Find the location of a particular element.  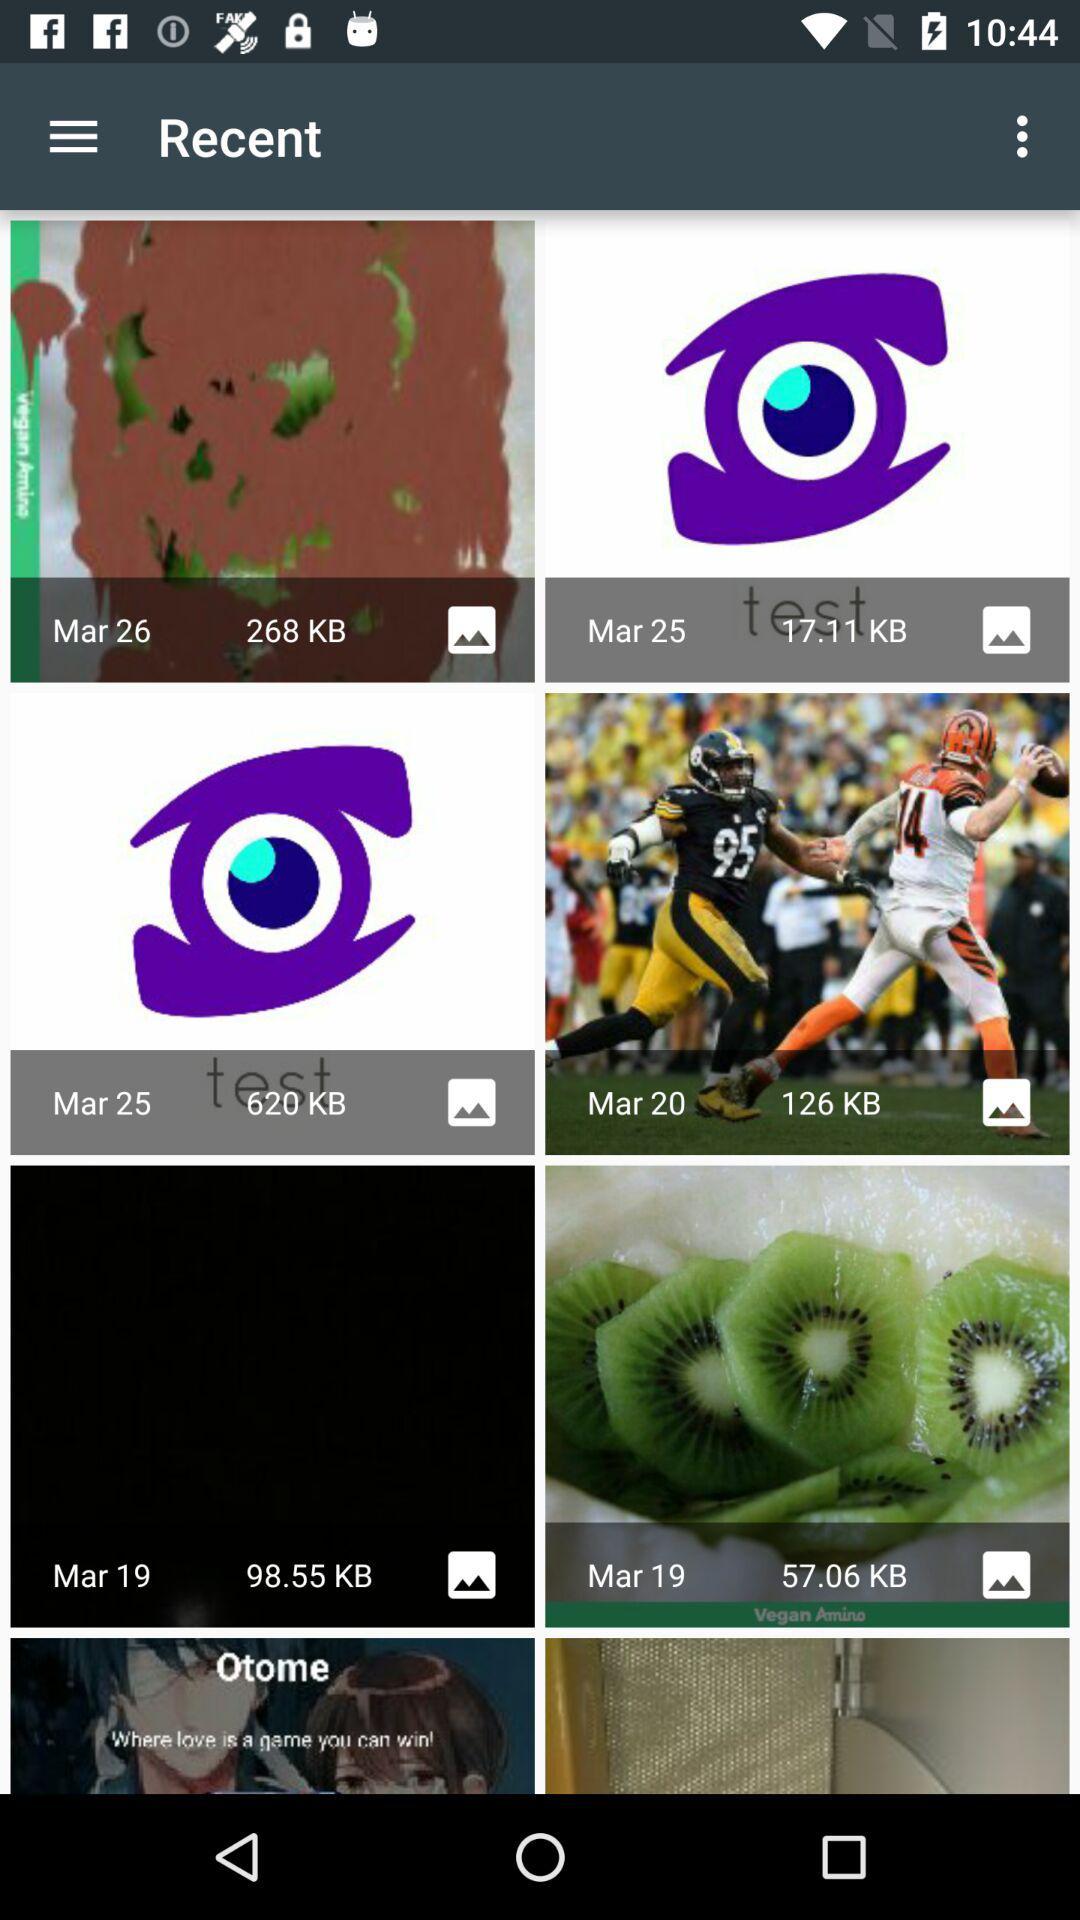

icon below more settings is located at coordinates (806, 450).